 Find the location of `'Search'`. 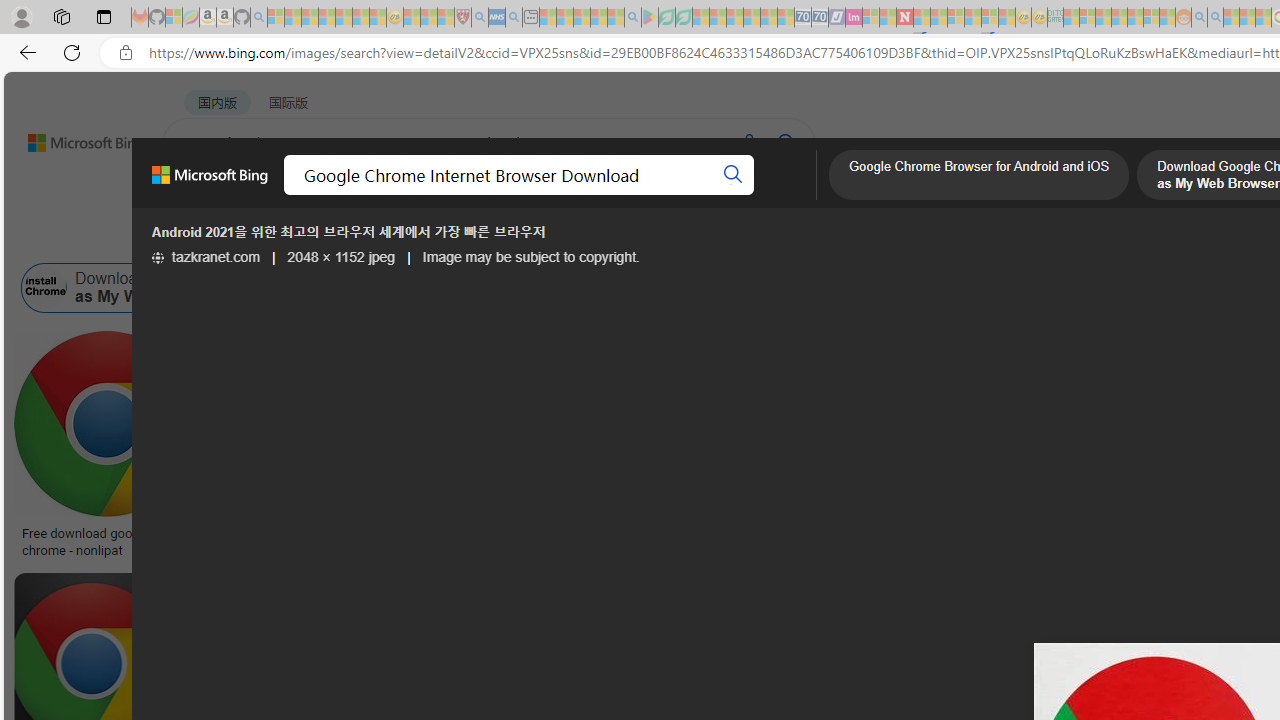

'Search' is located at coordinates (732, 174).